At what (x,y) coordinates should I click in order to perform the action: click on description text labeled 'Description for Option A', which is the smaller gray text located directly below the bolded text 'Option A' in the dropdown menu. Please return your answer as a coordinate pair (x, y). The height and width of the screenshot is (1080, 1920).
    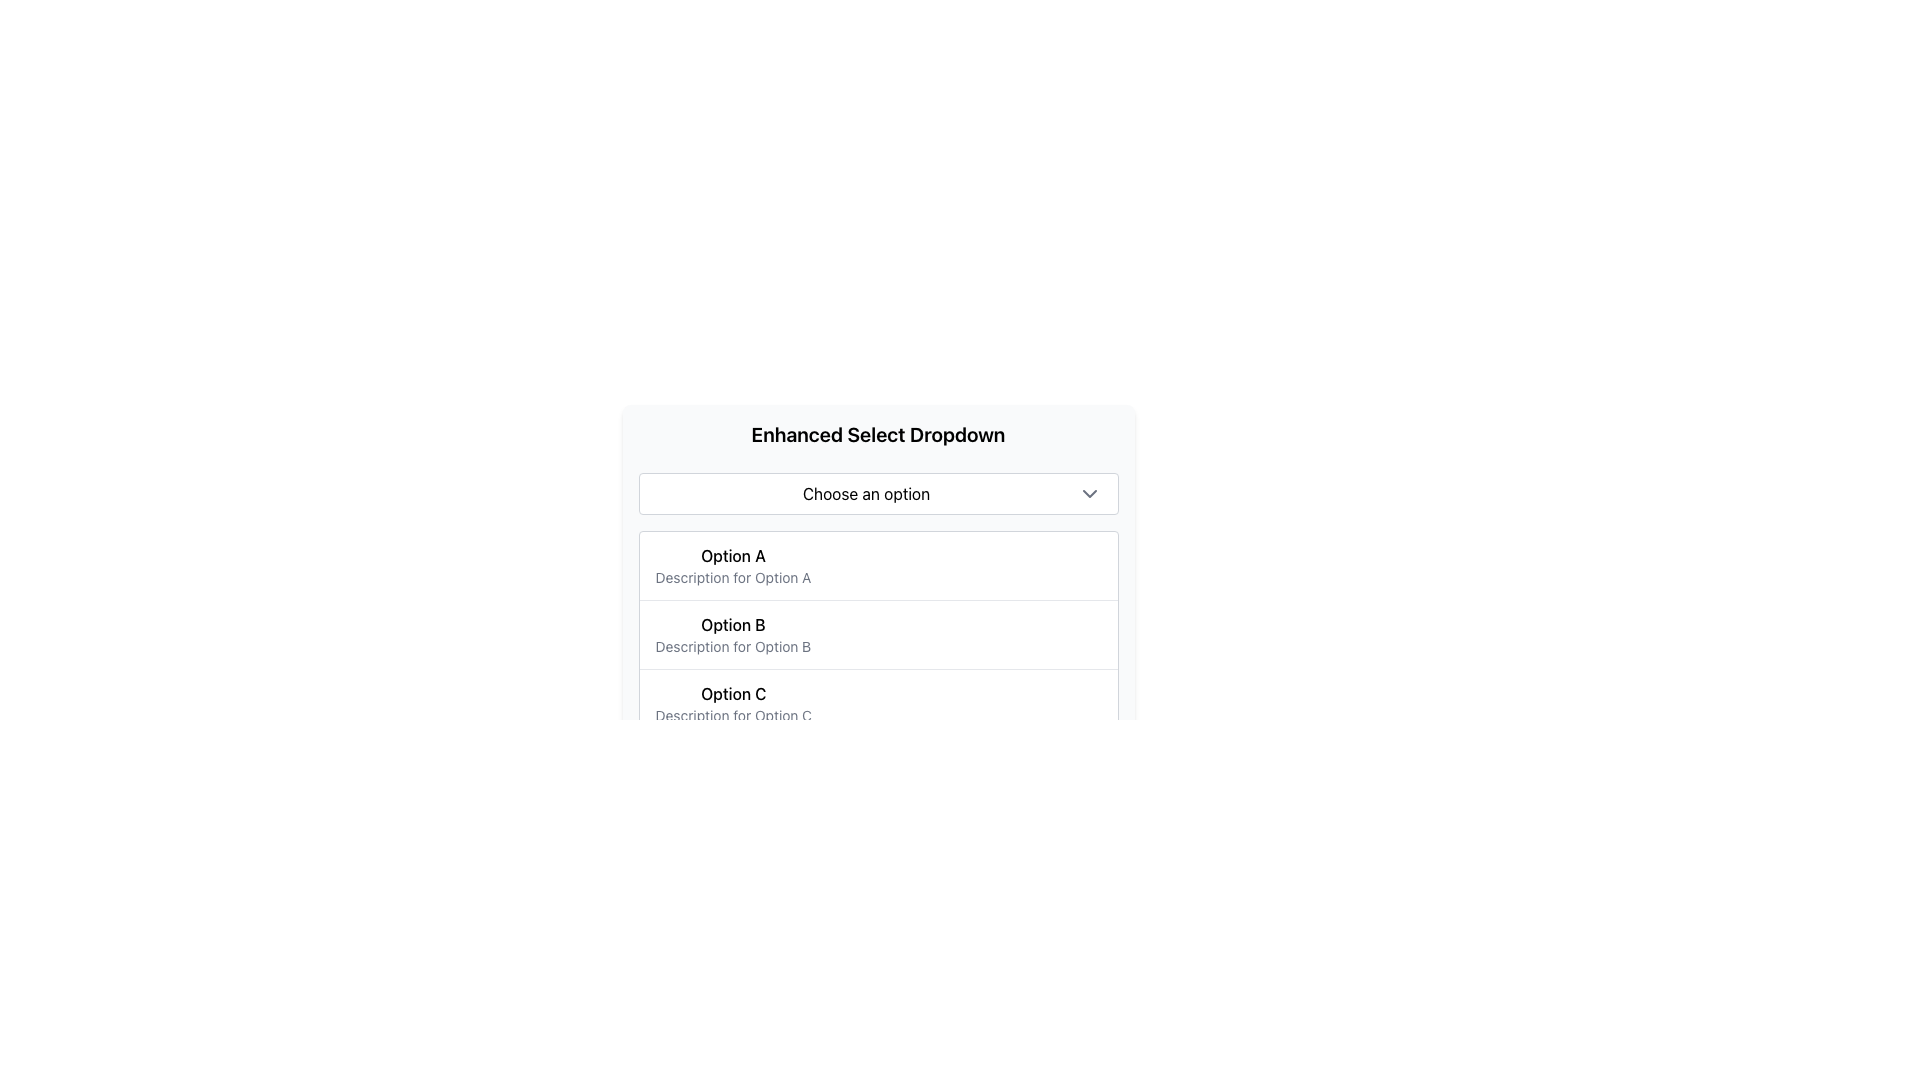
    Looking at the image, I should click on (732, 578).